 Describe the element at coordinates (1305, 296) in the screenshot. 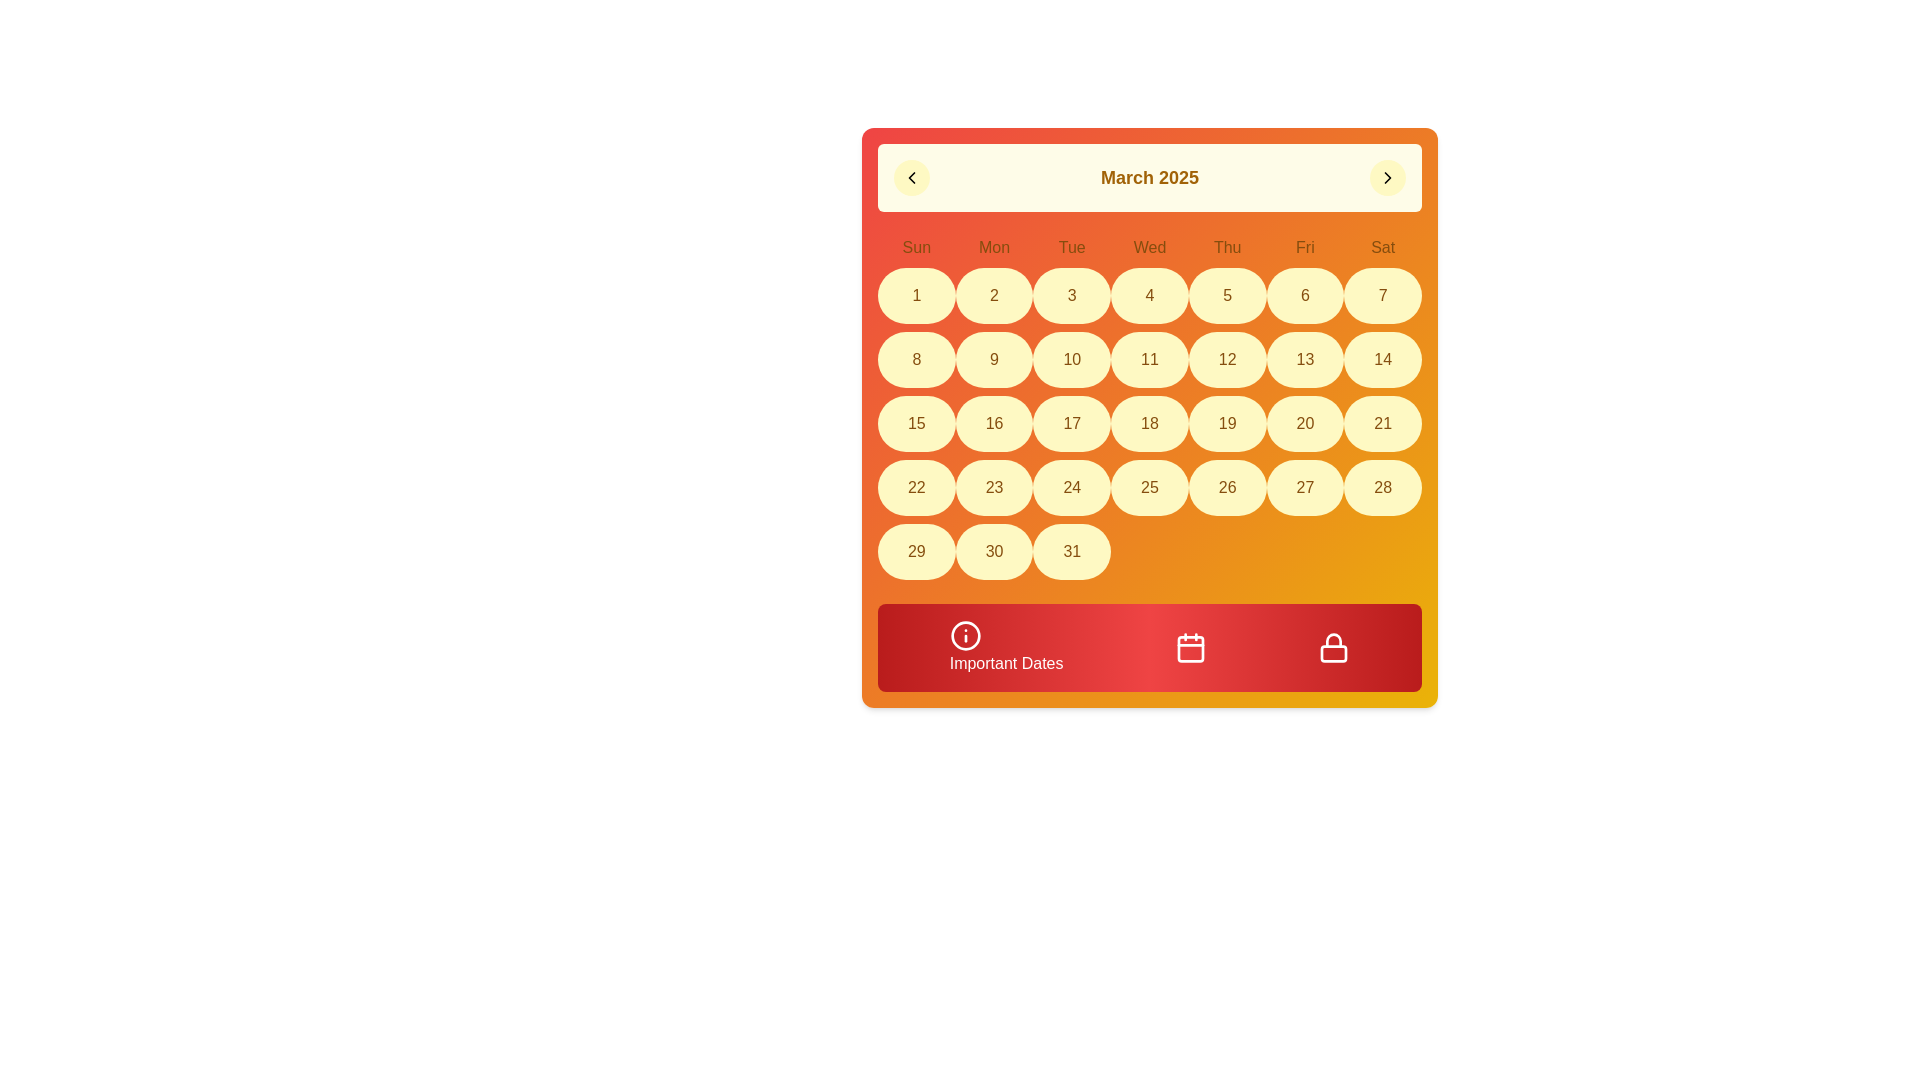

I see `the circular button with a yellow background displaying the number '6' located under the 'Fri' column in the first row of the calendar grid` at that location.